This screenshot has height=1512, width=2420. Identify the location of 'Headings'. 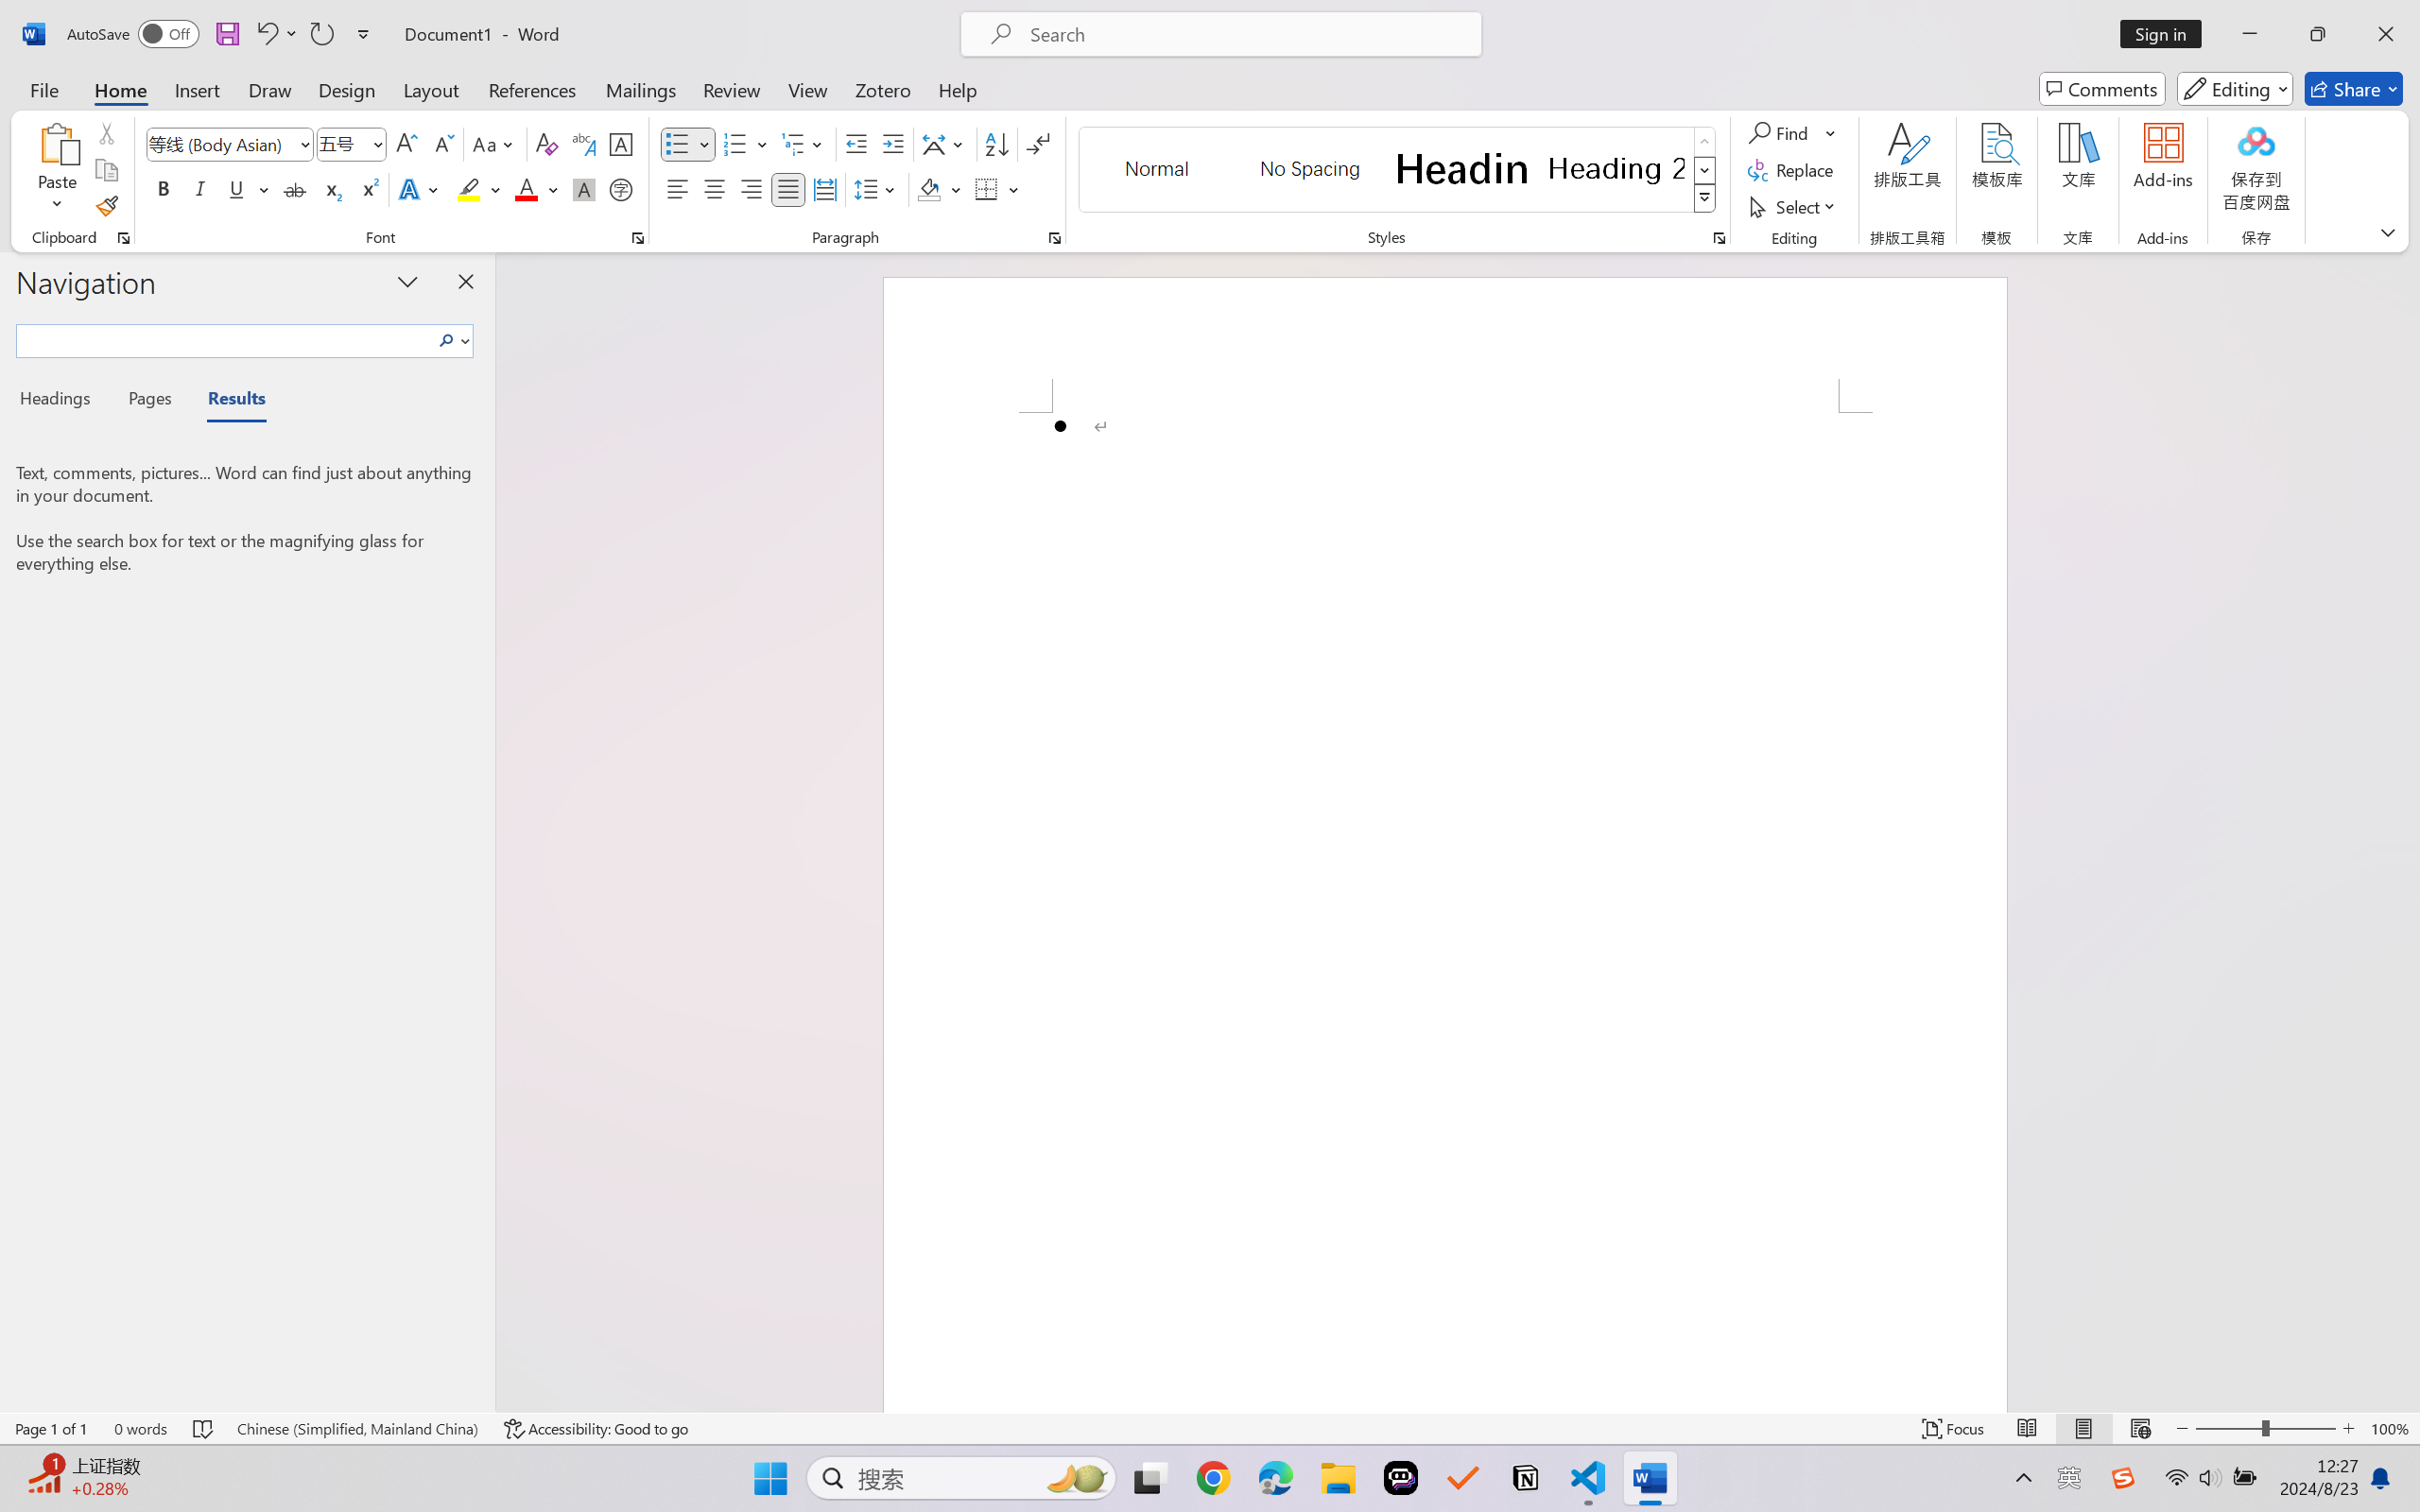
(61, 401).